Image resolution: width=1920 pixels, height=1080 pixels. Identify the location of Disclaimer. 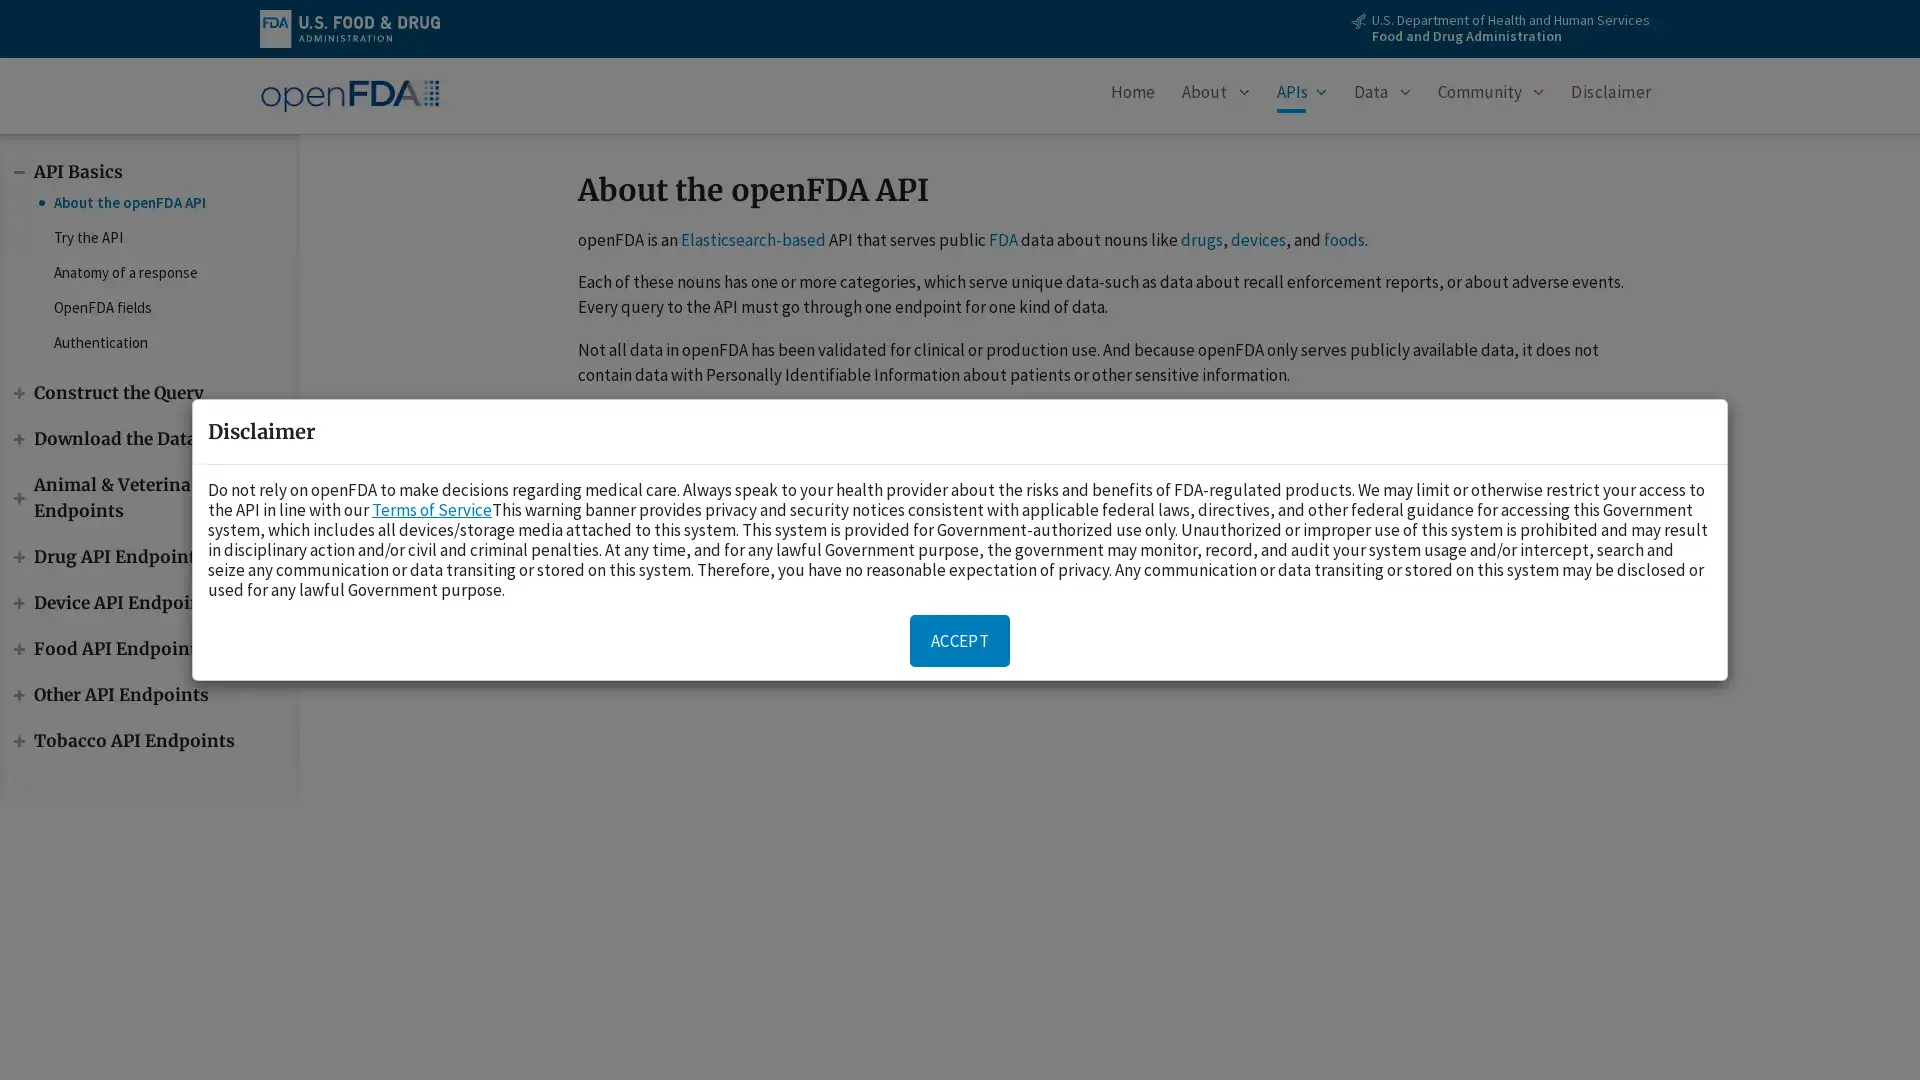
(1611, 96).